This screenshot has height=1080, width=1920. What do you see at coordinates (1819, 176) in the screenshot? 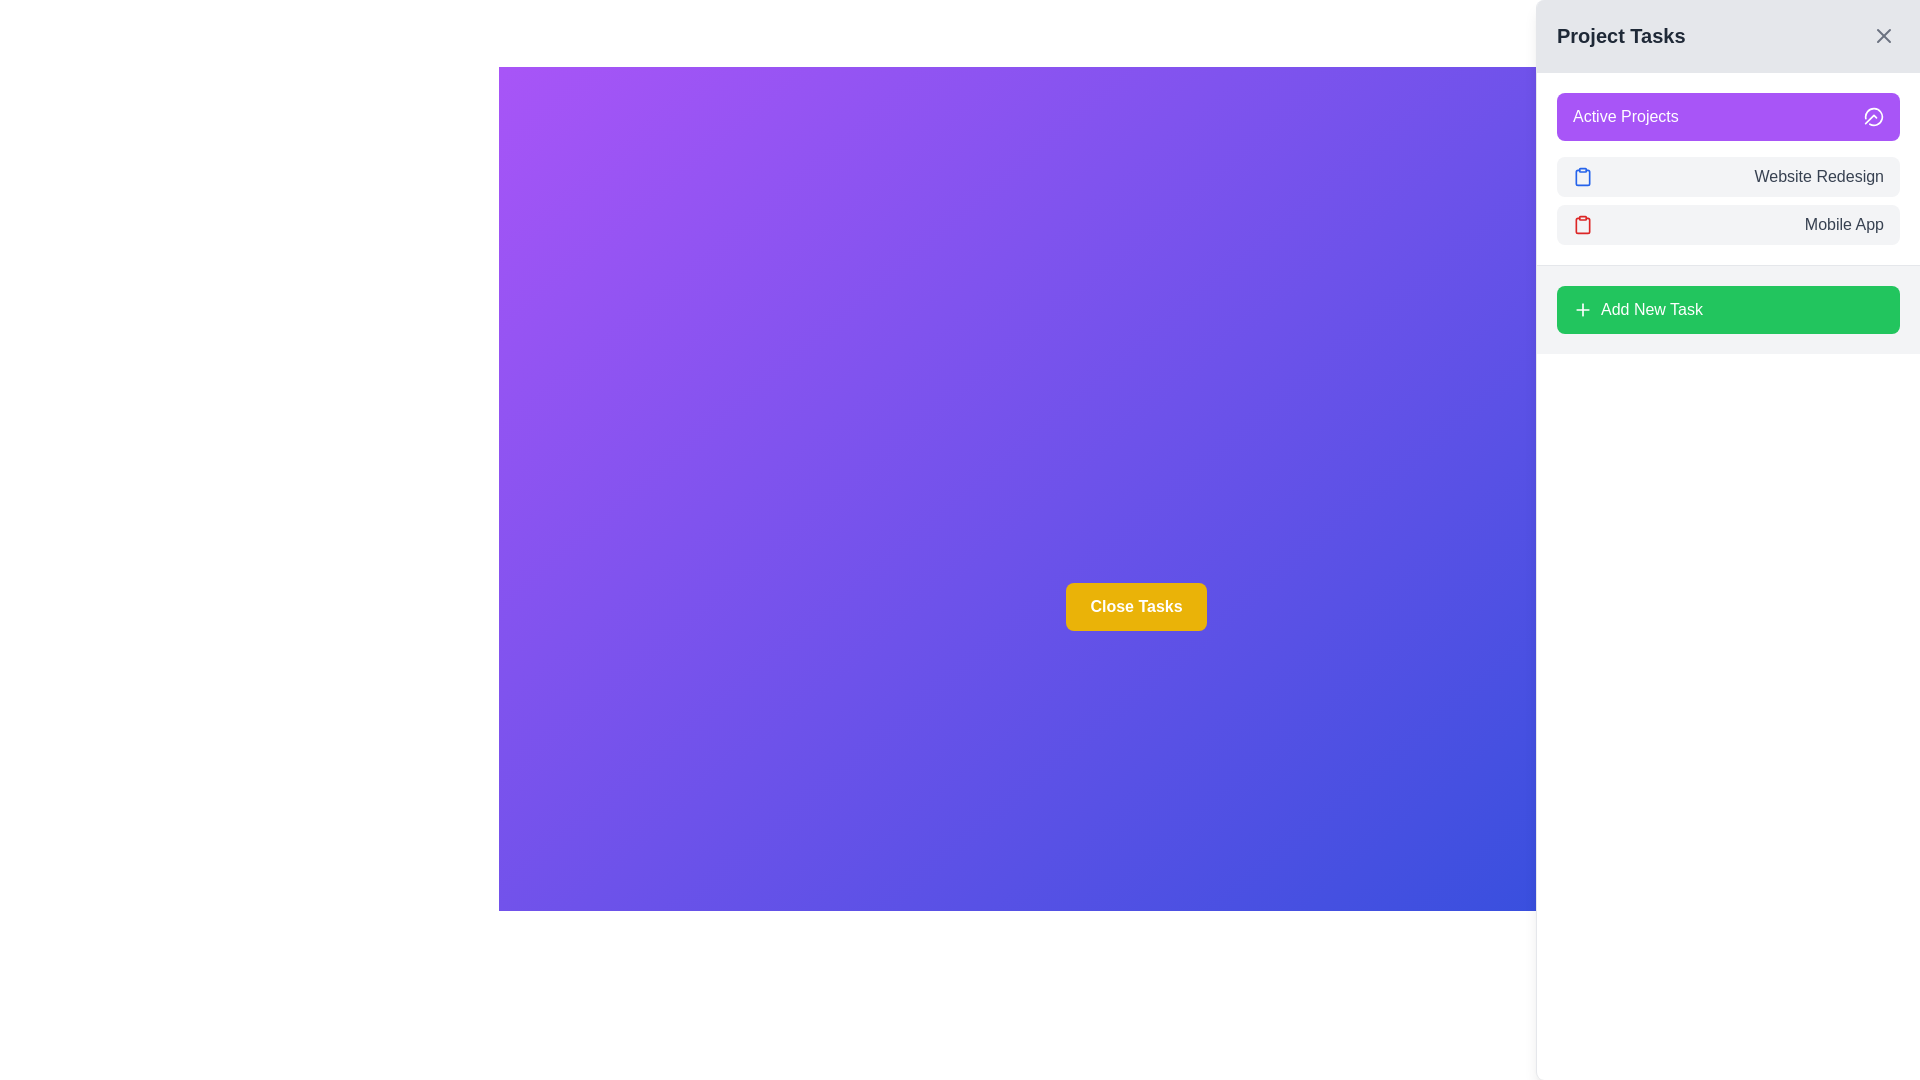
I see `the text label displaying 'Website Redesign' in gray color, which is the second item under the 'Active Projects' header in the 'Project Tasks' section` at bounding box center [1819, 176].